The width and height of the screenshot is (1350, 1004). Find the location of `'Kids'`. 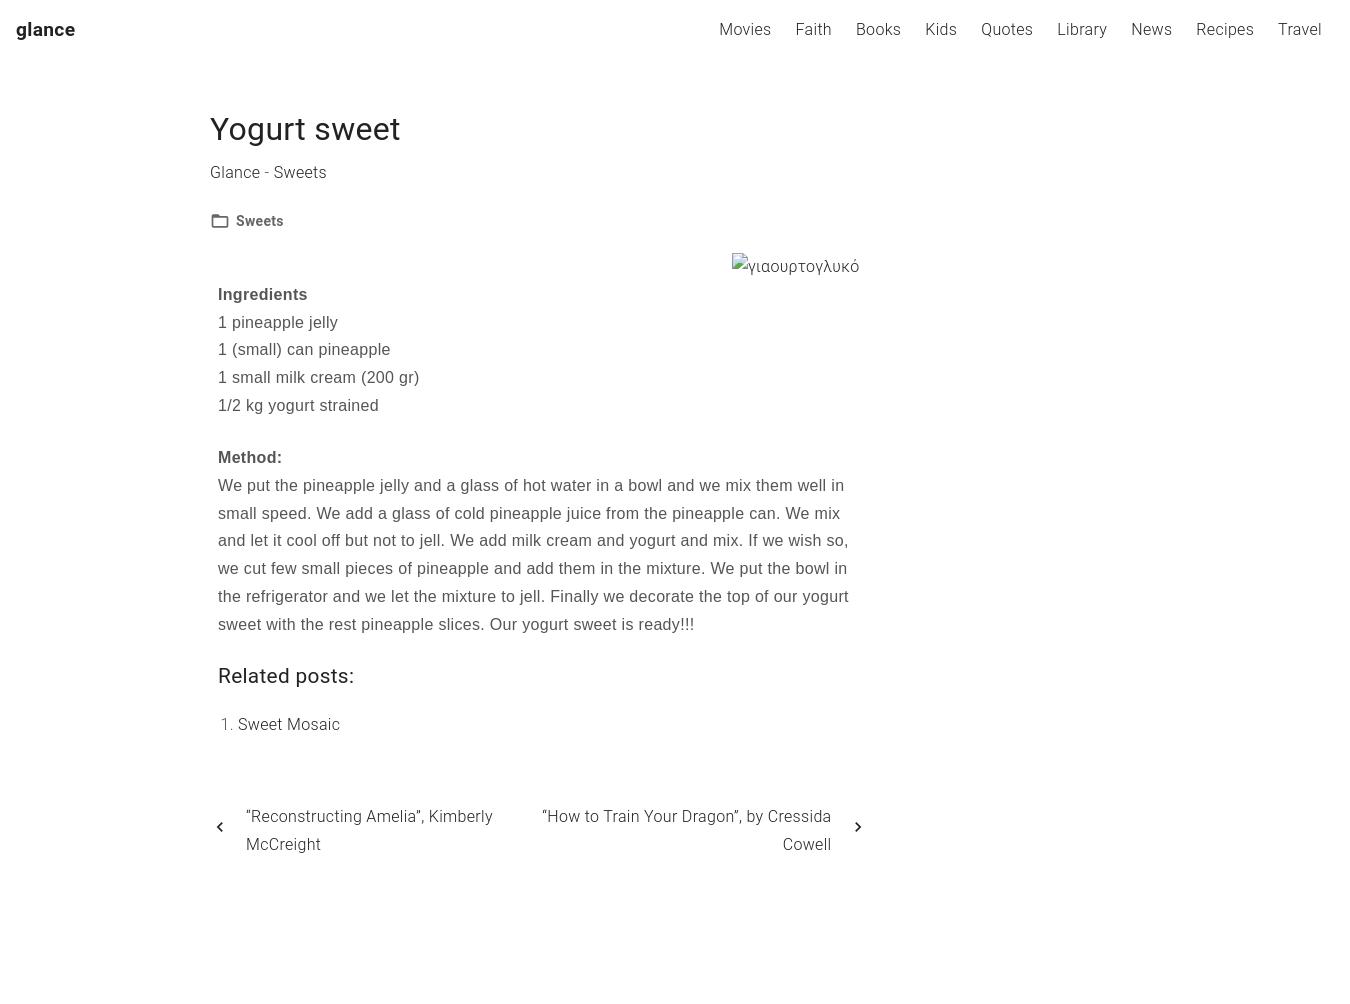

'Kids' is located at coordinates (939, 29).